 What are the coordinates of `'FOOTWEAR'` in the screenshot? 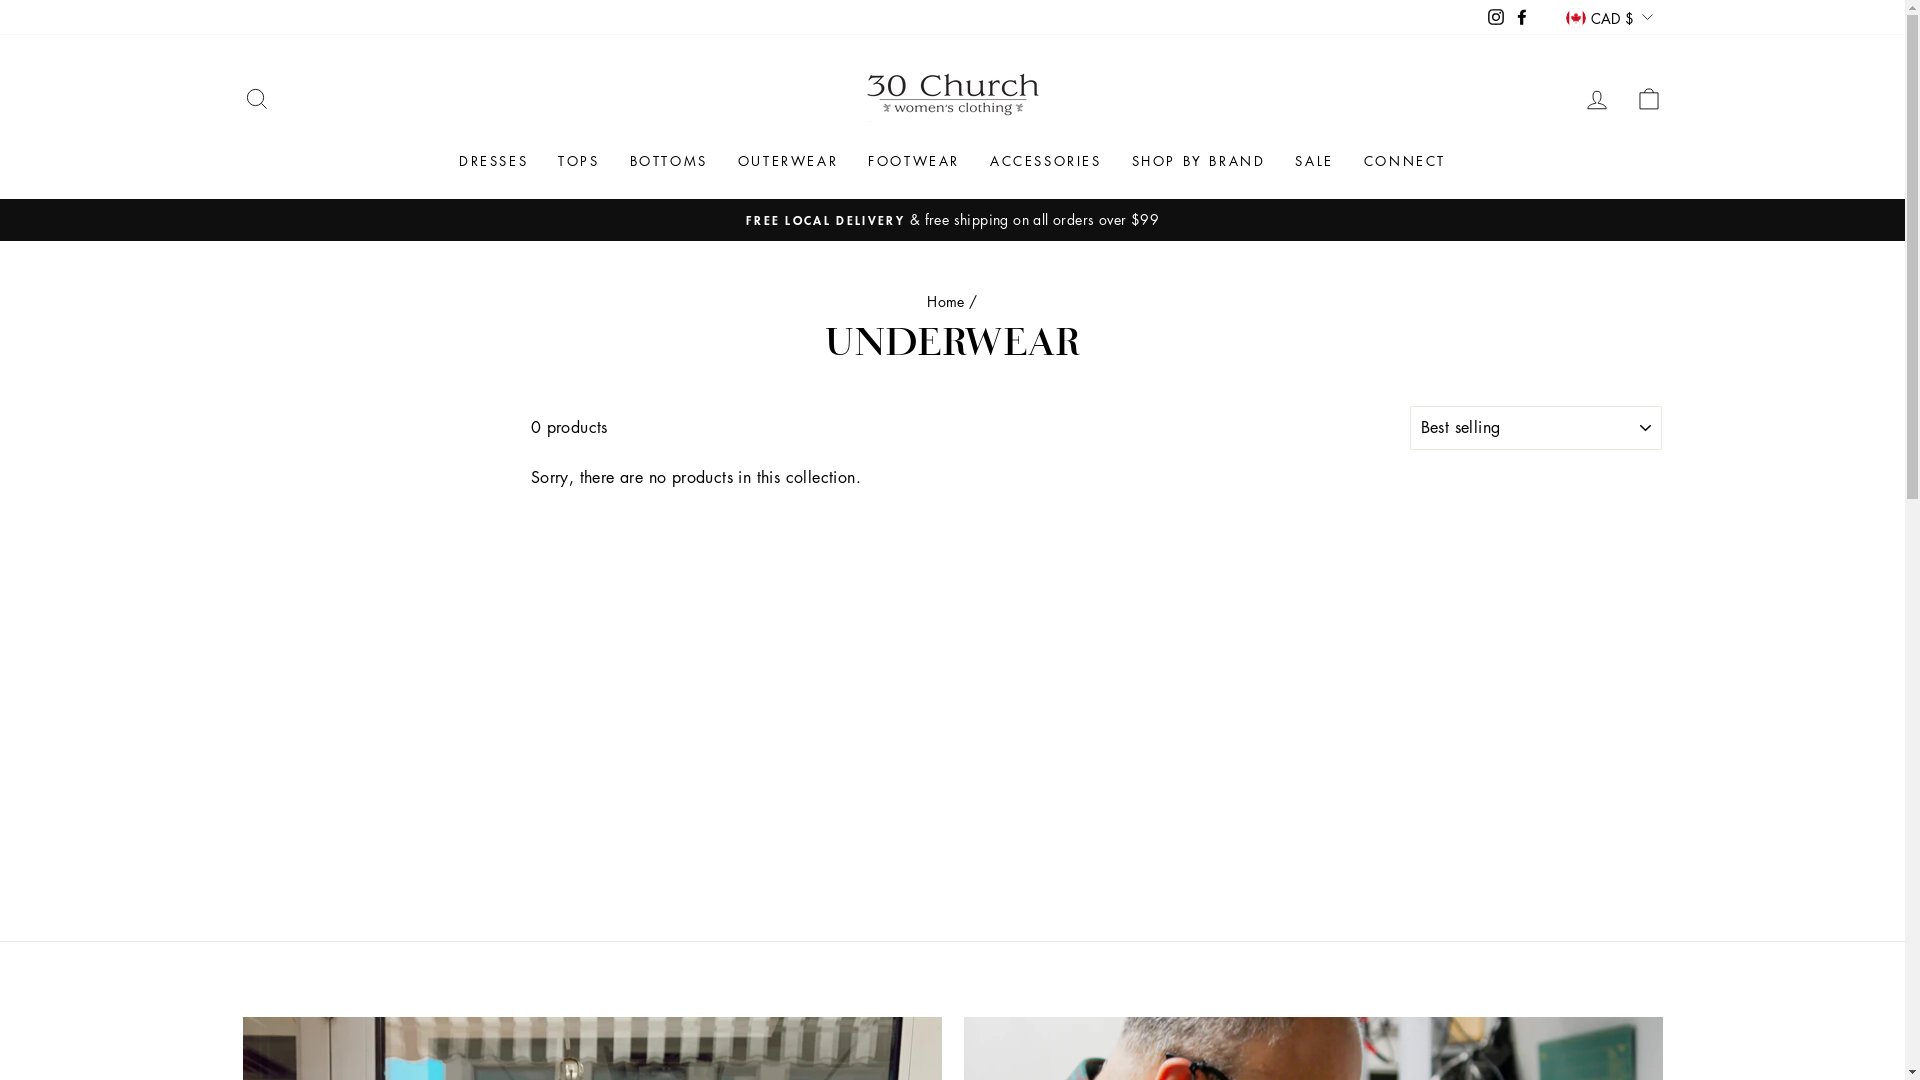 It's located at (912, 161).